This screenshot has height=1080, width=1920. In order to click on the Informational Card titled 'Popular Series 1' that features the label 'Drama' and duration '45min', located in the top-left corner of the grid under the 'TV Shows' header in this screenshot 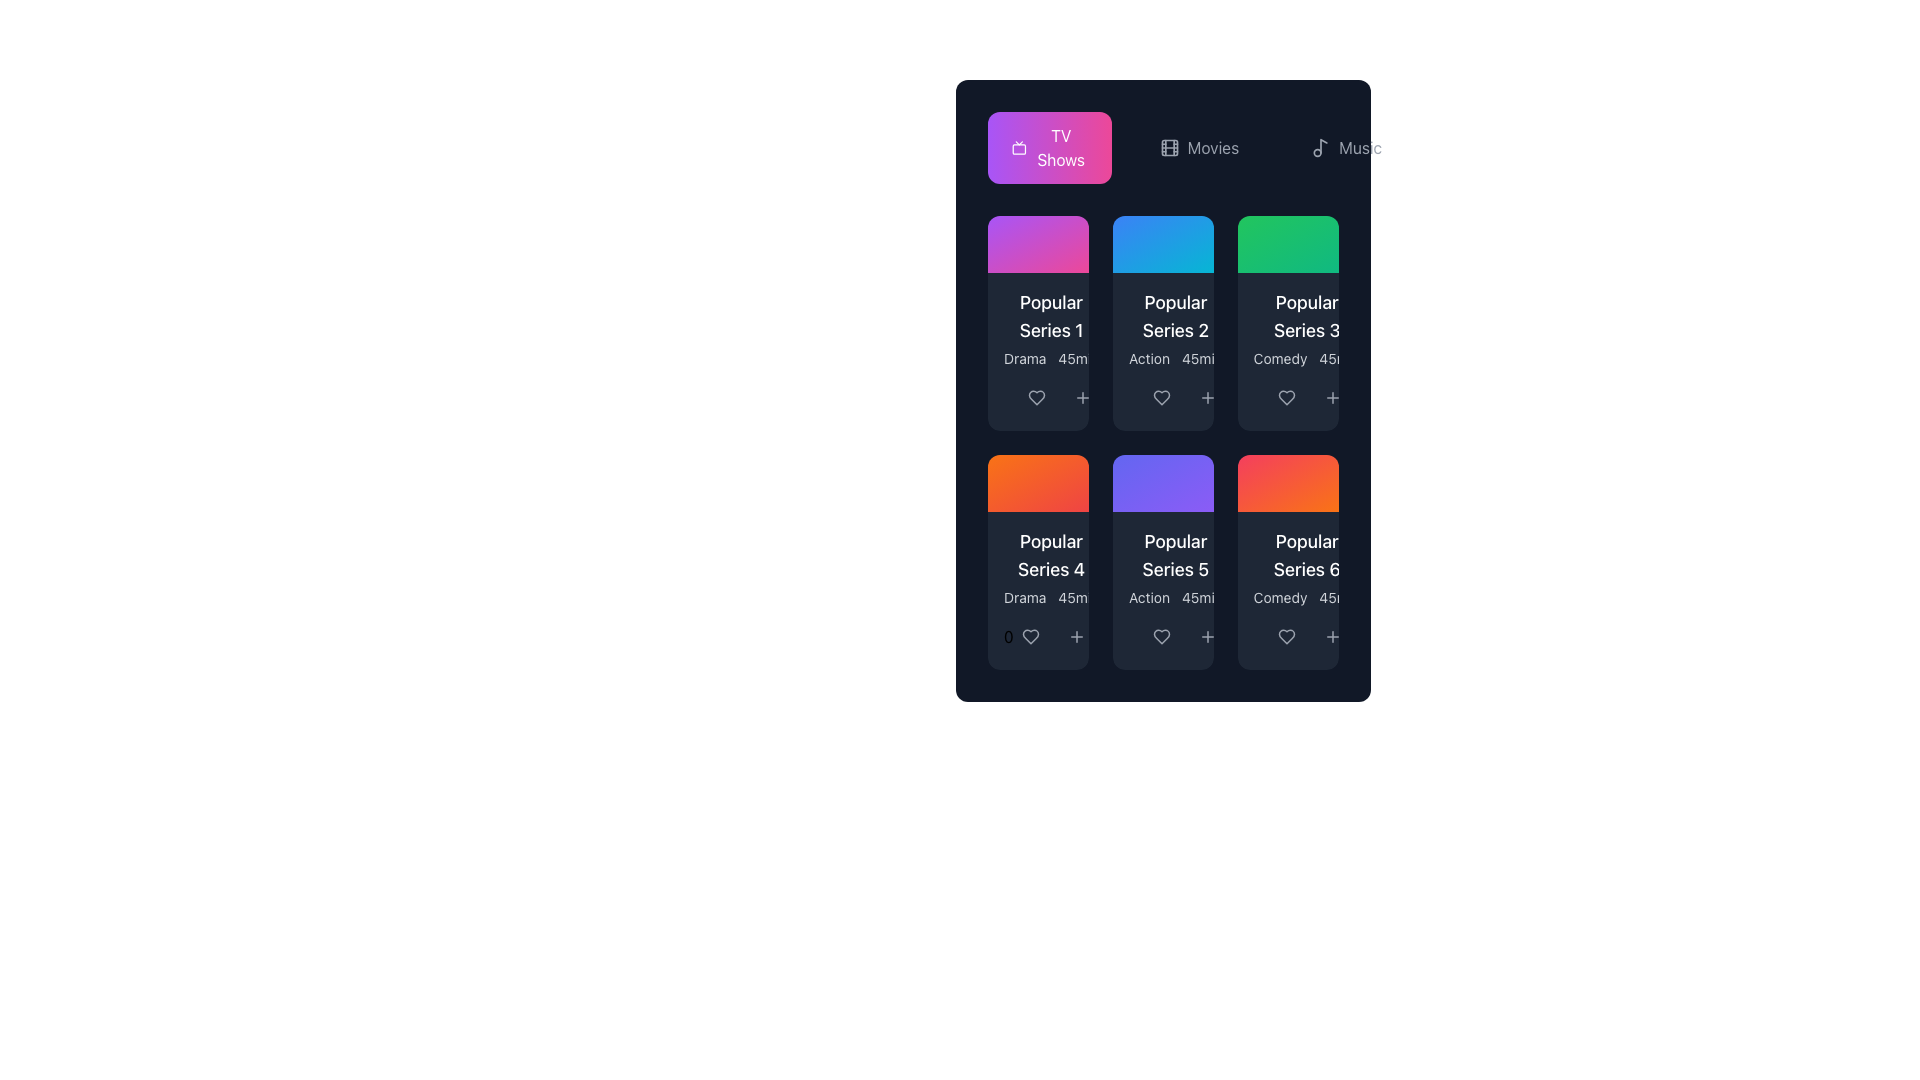, I will do `click(1038, 327)`.